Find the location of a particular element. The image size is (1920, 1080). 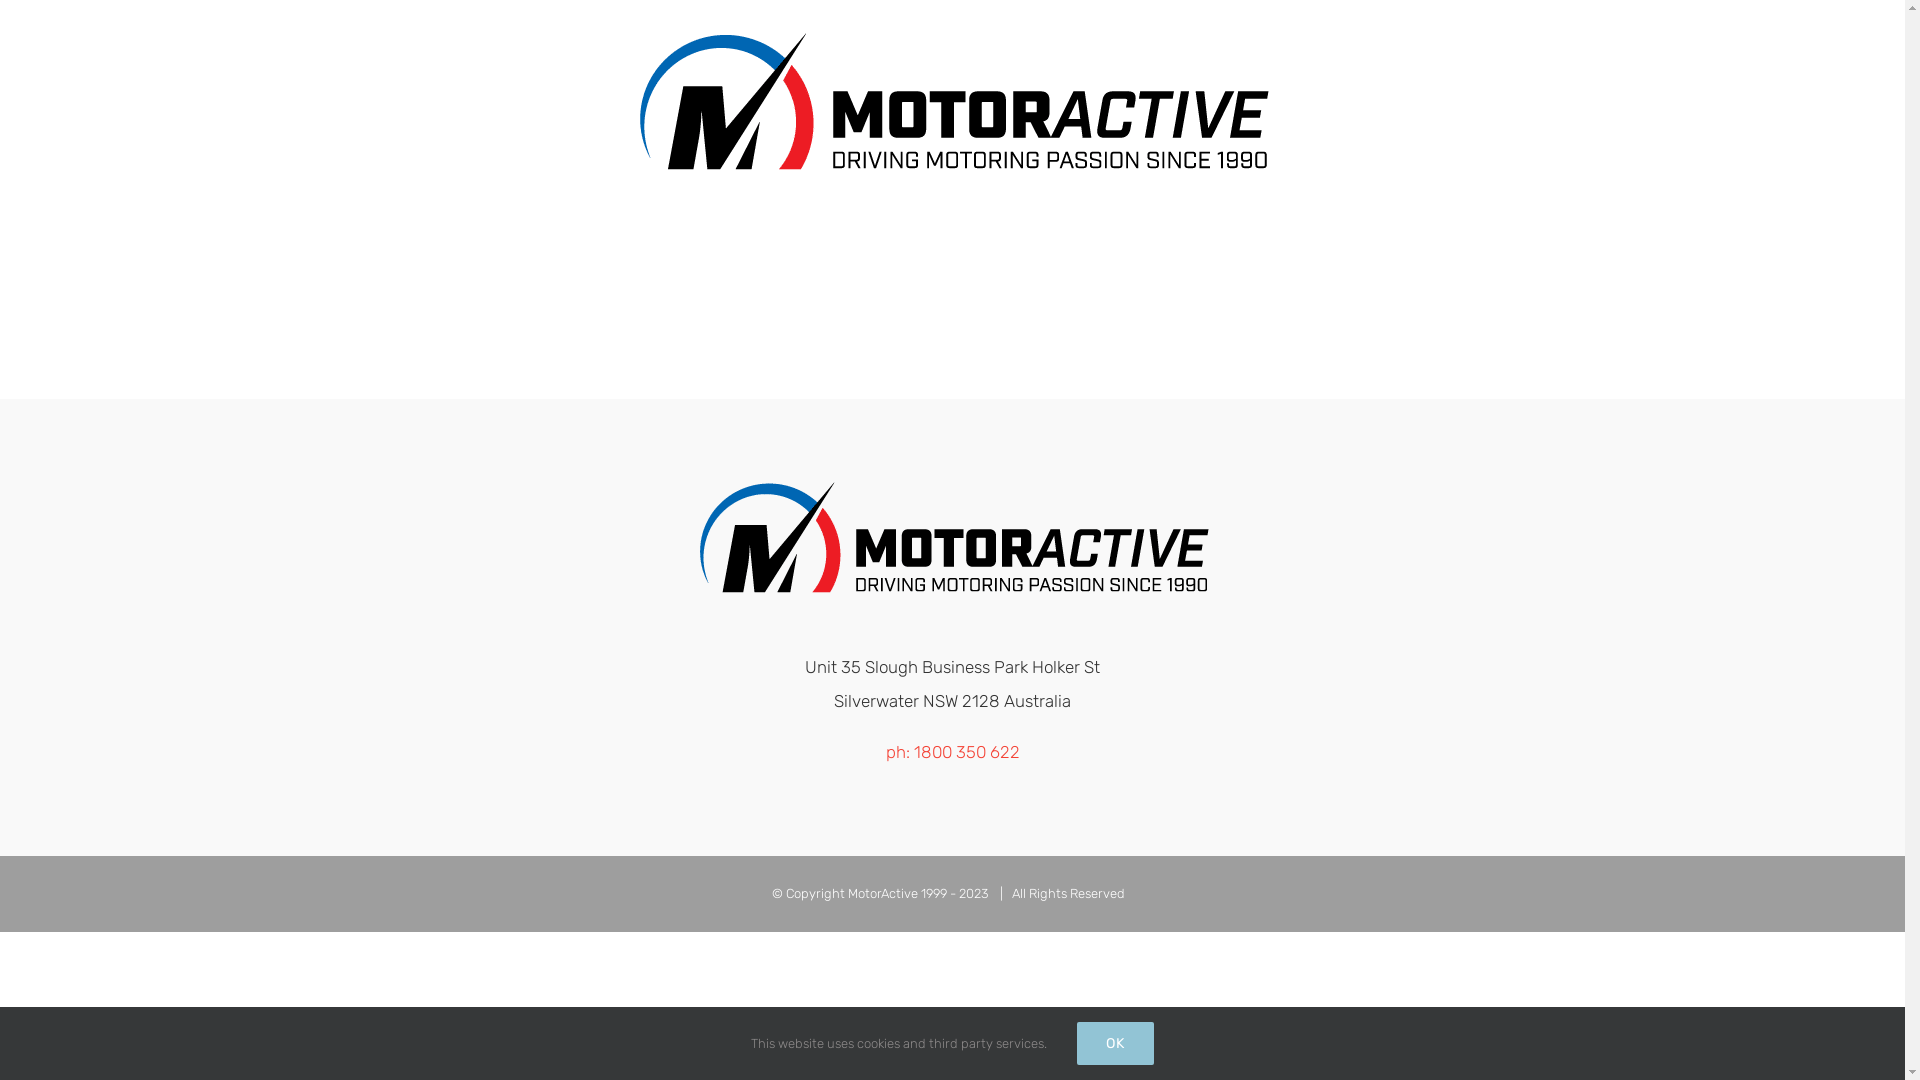

'OK' is located at coordinates (1114, 1042).